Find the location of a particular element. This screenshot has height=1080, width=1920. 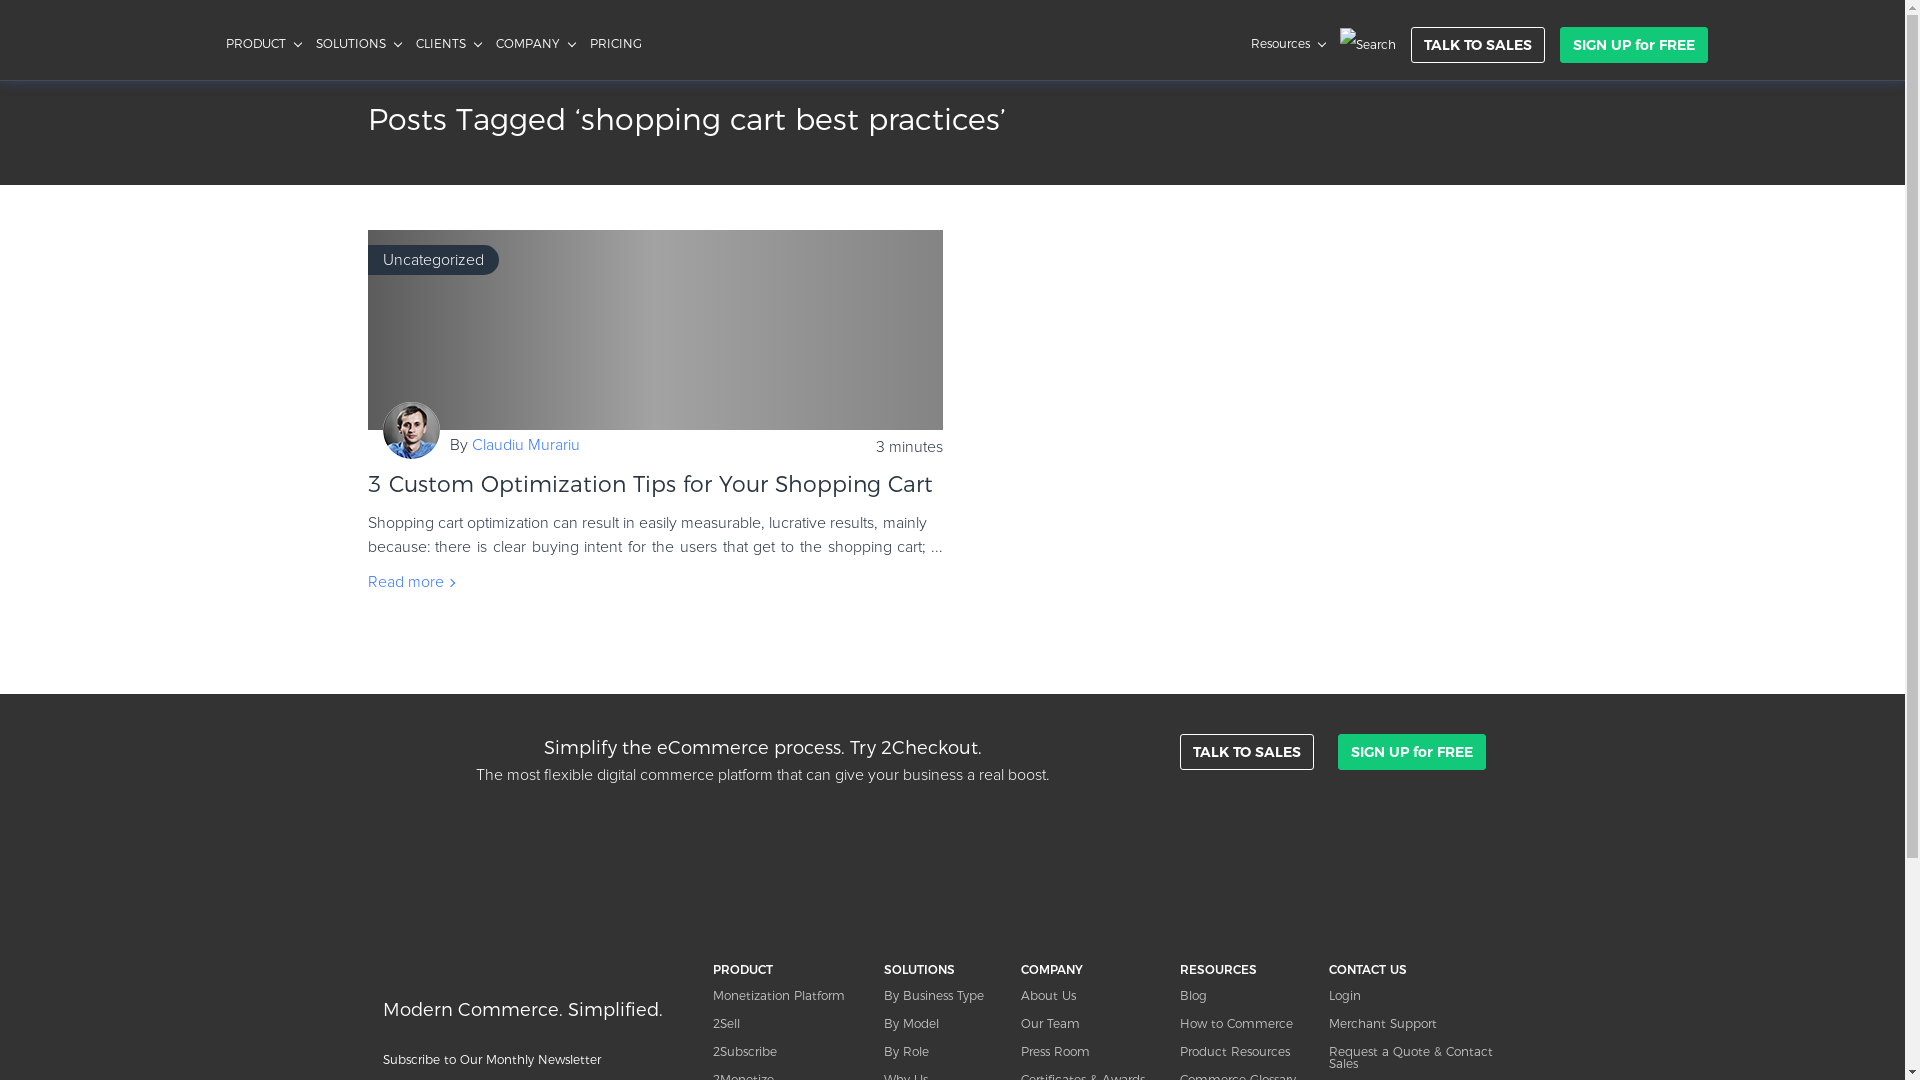

'About Us' is located at coordinates (1021, 995).